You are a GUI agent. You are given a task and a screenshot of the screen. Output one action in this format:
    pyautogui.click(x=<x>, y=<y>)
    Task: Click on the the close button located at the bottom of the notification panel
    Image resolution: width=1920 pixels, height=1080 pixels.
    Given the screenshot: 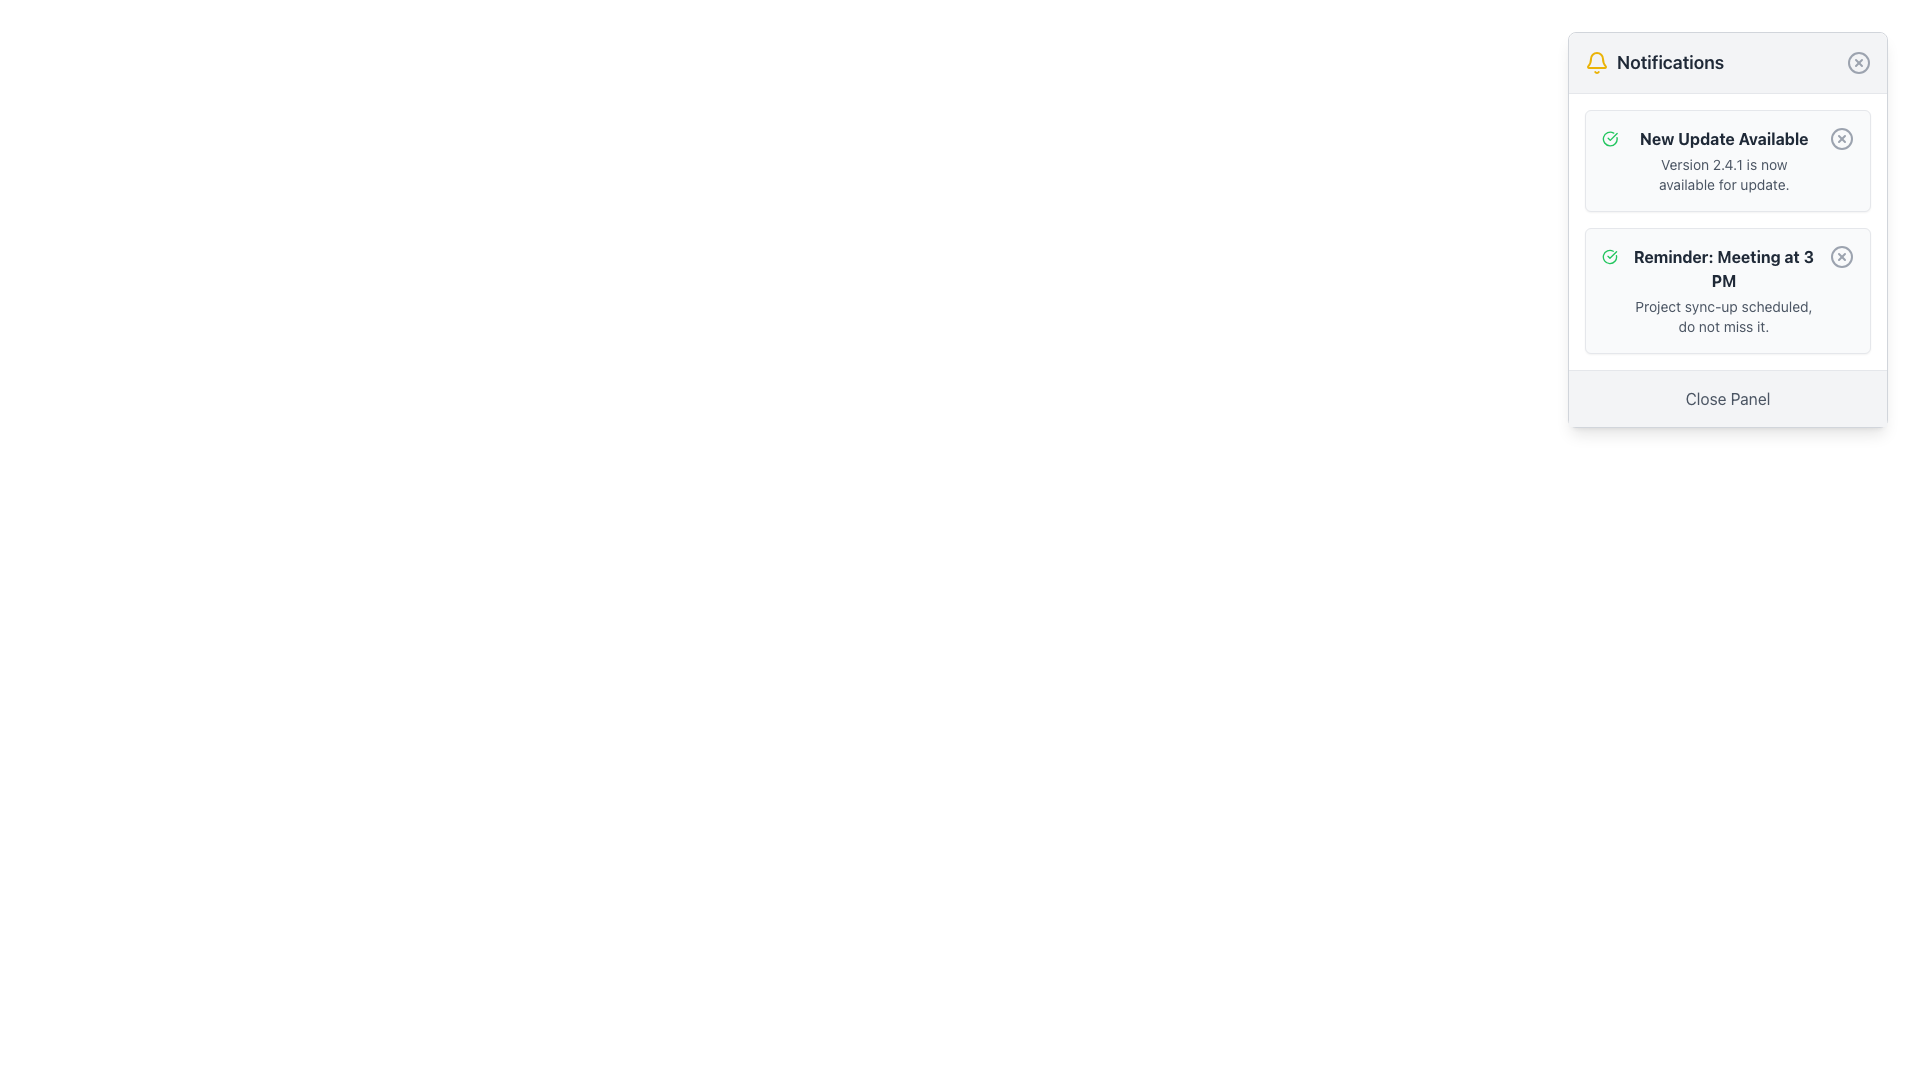 What is the action you would take?
    pyautogui.click(x=1727, y=398)
    